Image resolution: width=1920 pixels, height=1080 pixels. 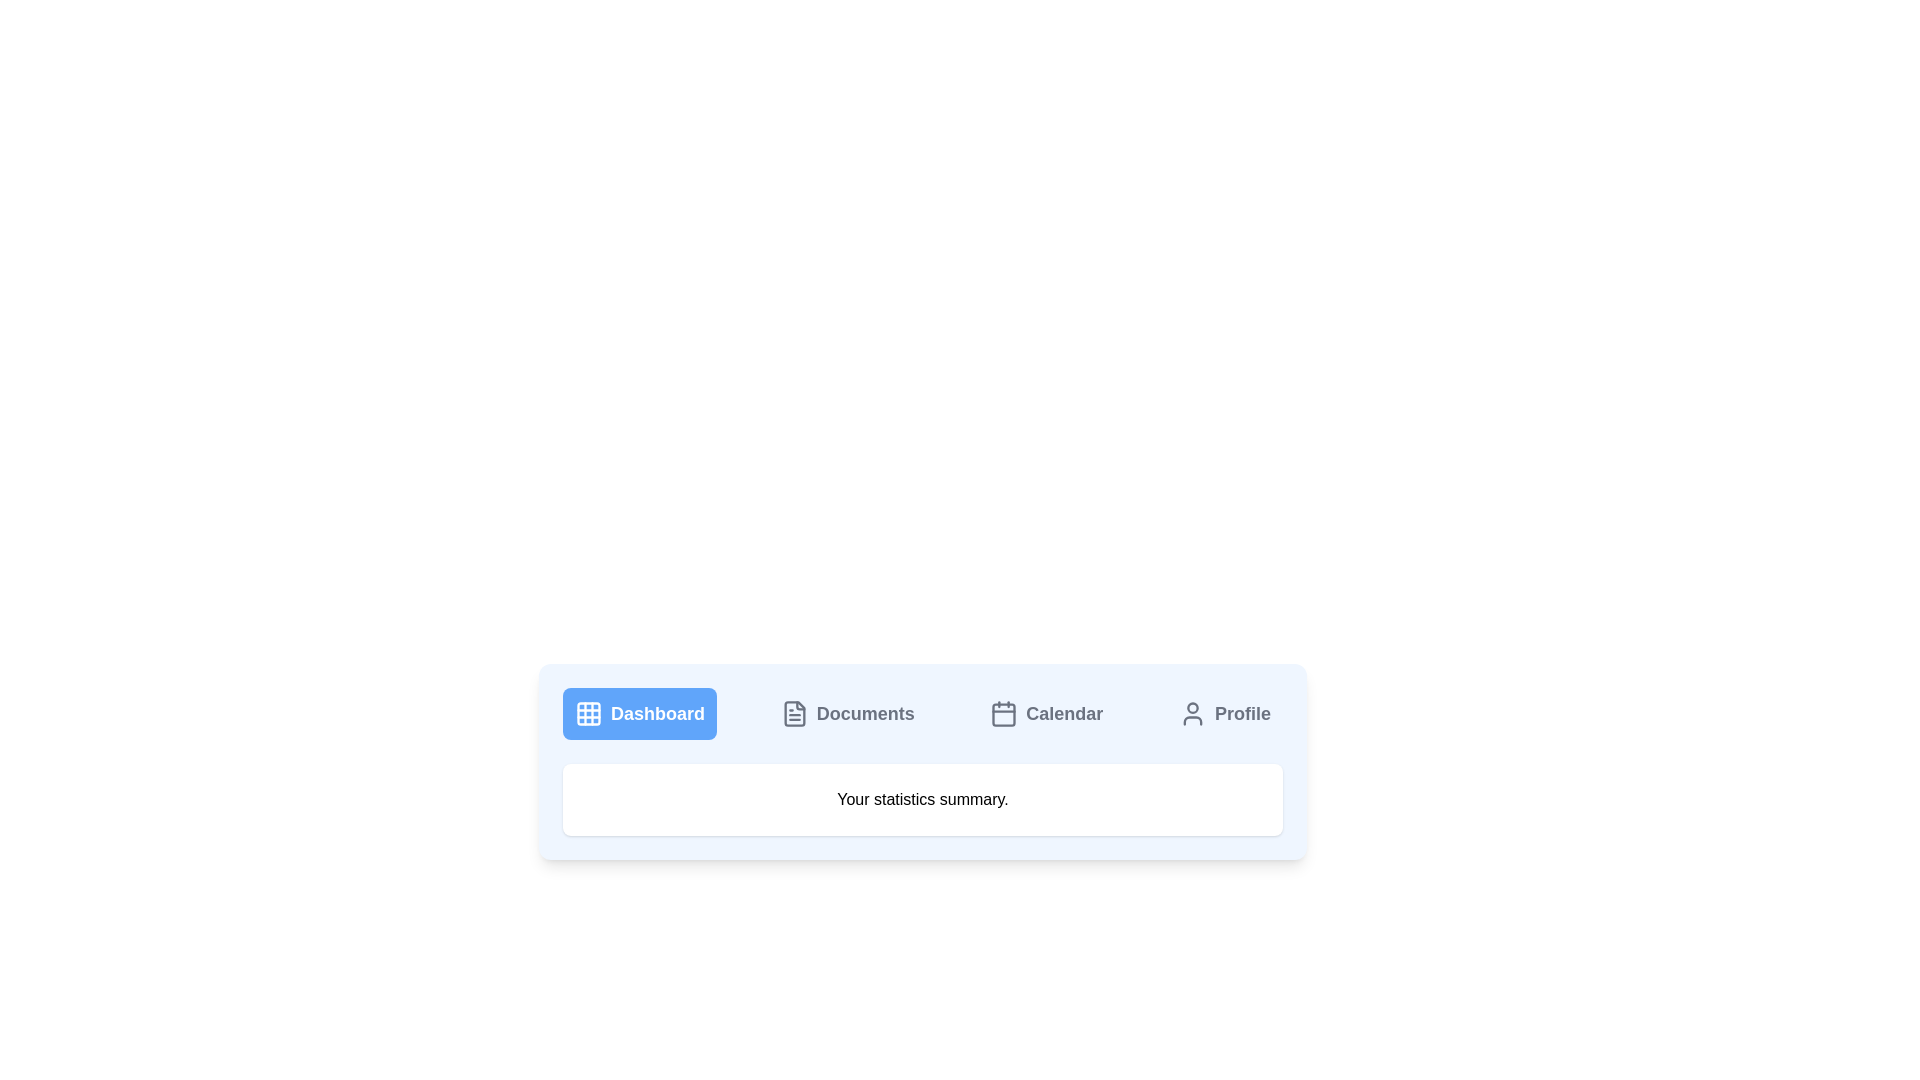 I want to click on the 'Calendar' button, which has a light gray background and a calendar icon on the left, so click(x=1045, y=712).